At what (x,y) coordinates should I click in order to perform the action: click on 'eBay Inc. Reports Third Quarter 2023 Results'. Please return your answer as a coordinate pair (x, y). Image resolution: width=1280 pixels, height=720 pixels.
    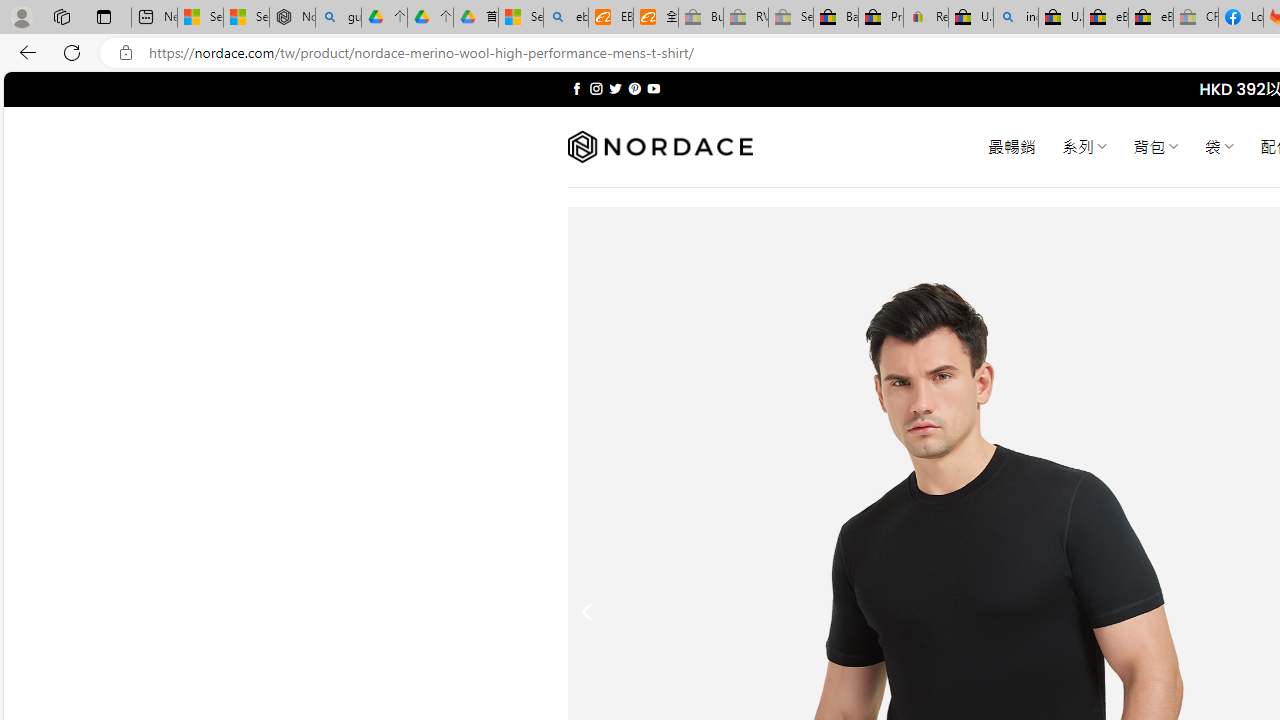
    Looking at the image, I should click on (1150, 17).